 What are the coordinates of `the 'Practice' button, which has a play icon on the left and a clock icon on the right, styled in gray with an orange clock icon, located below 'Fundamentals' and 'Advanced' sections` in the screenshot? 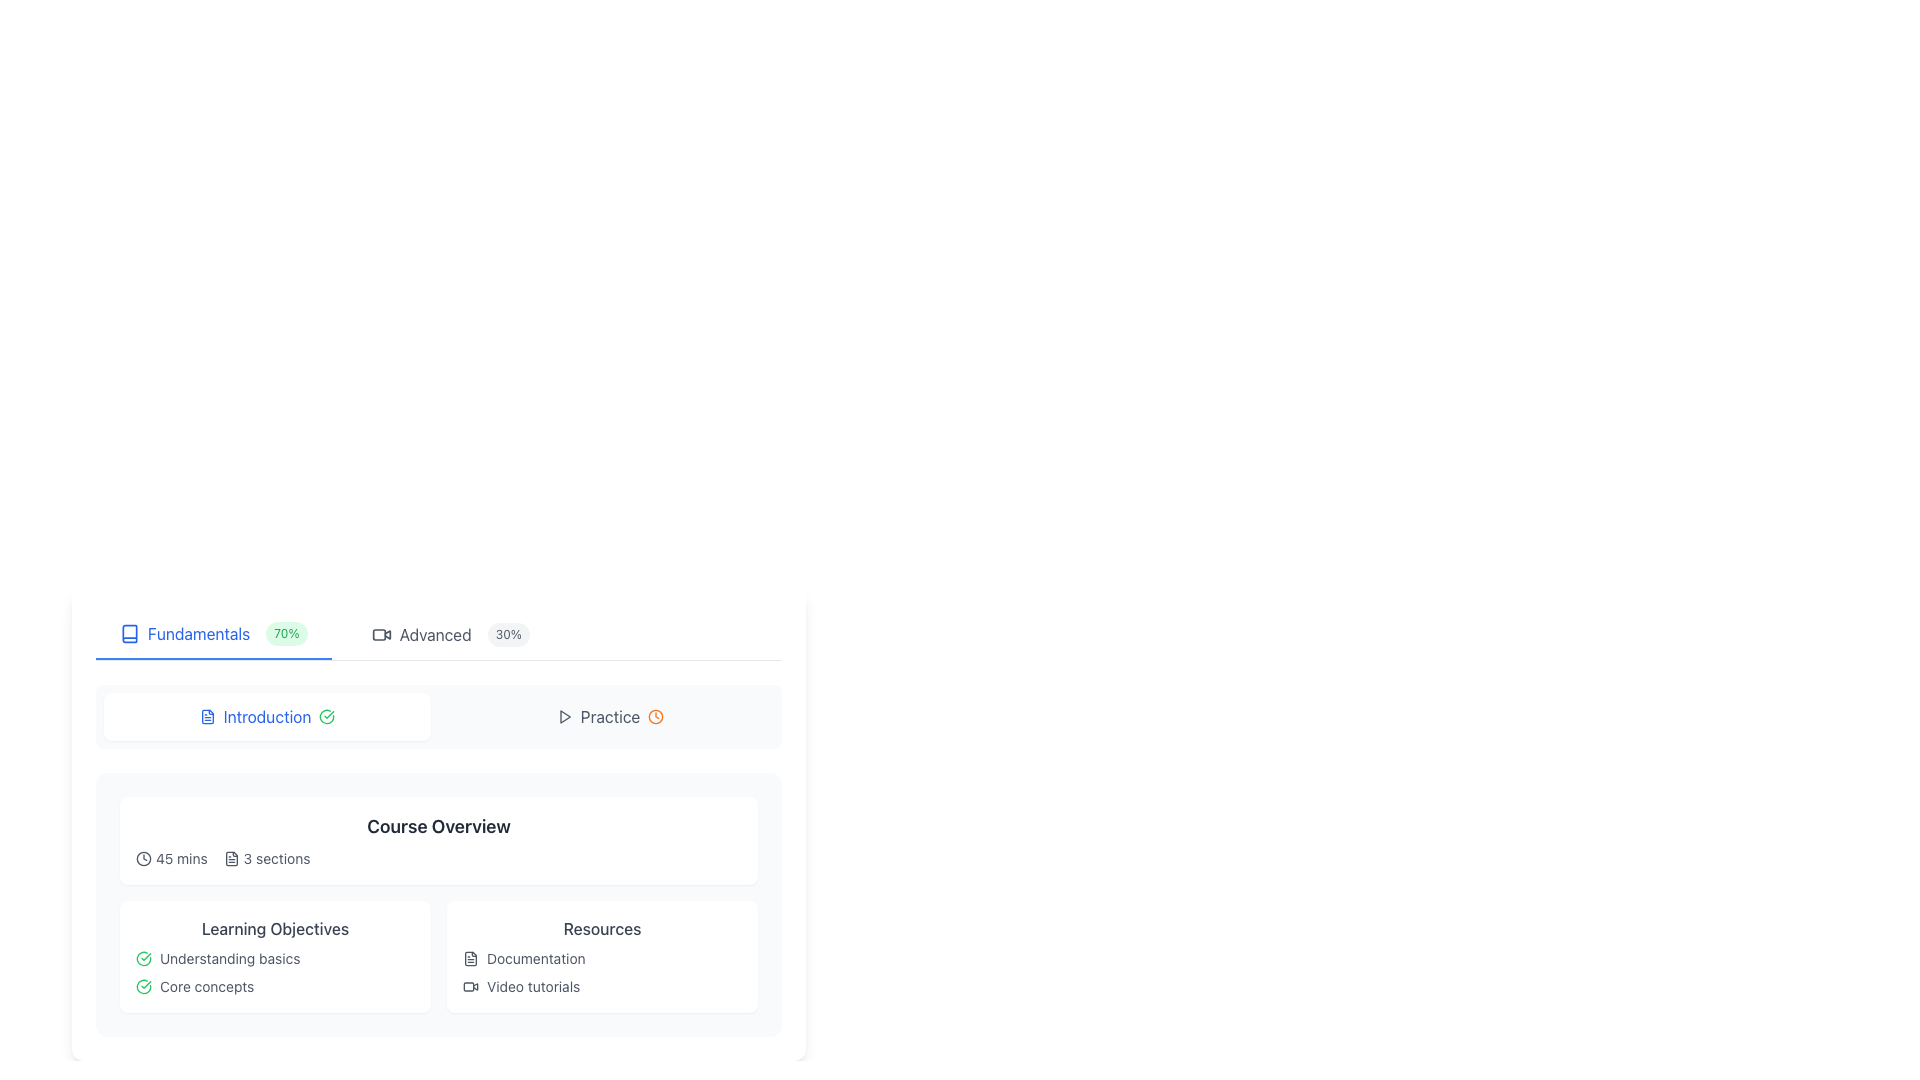 It's located at (609, 716).